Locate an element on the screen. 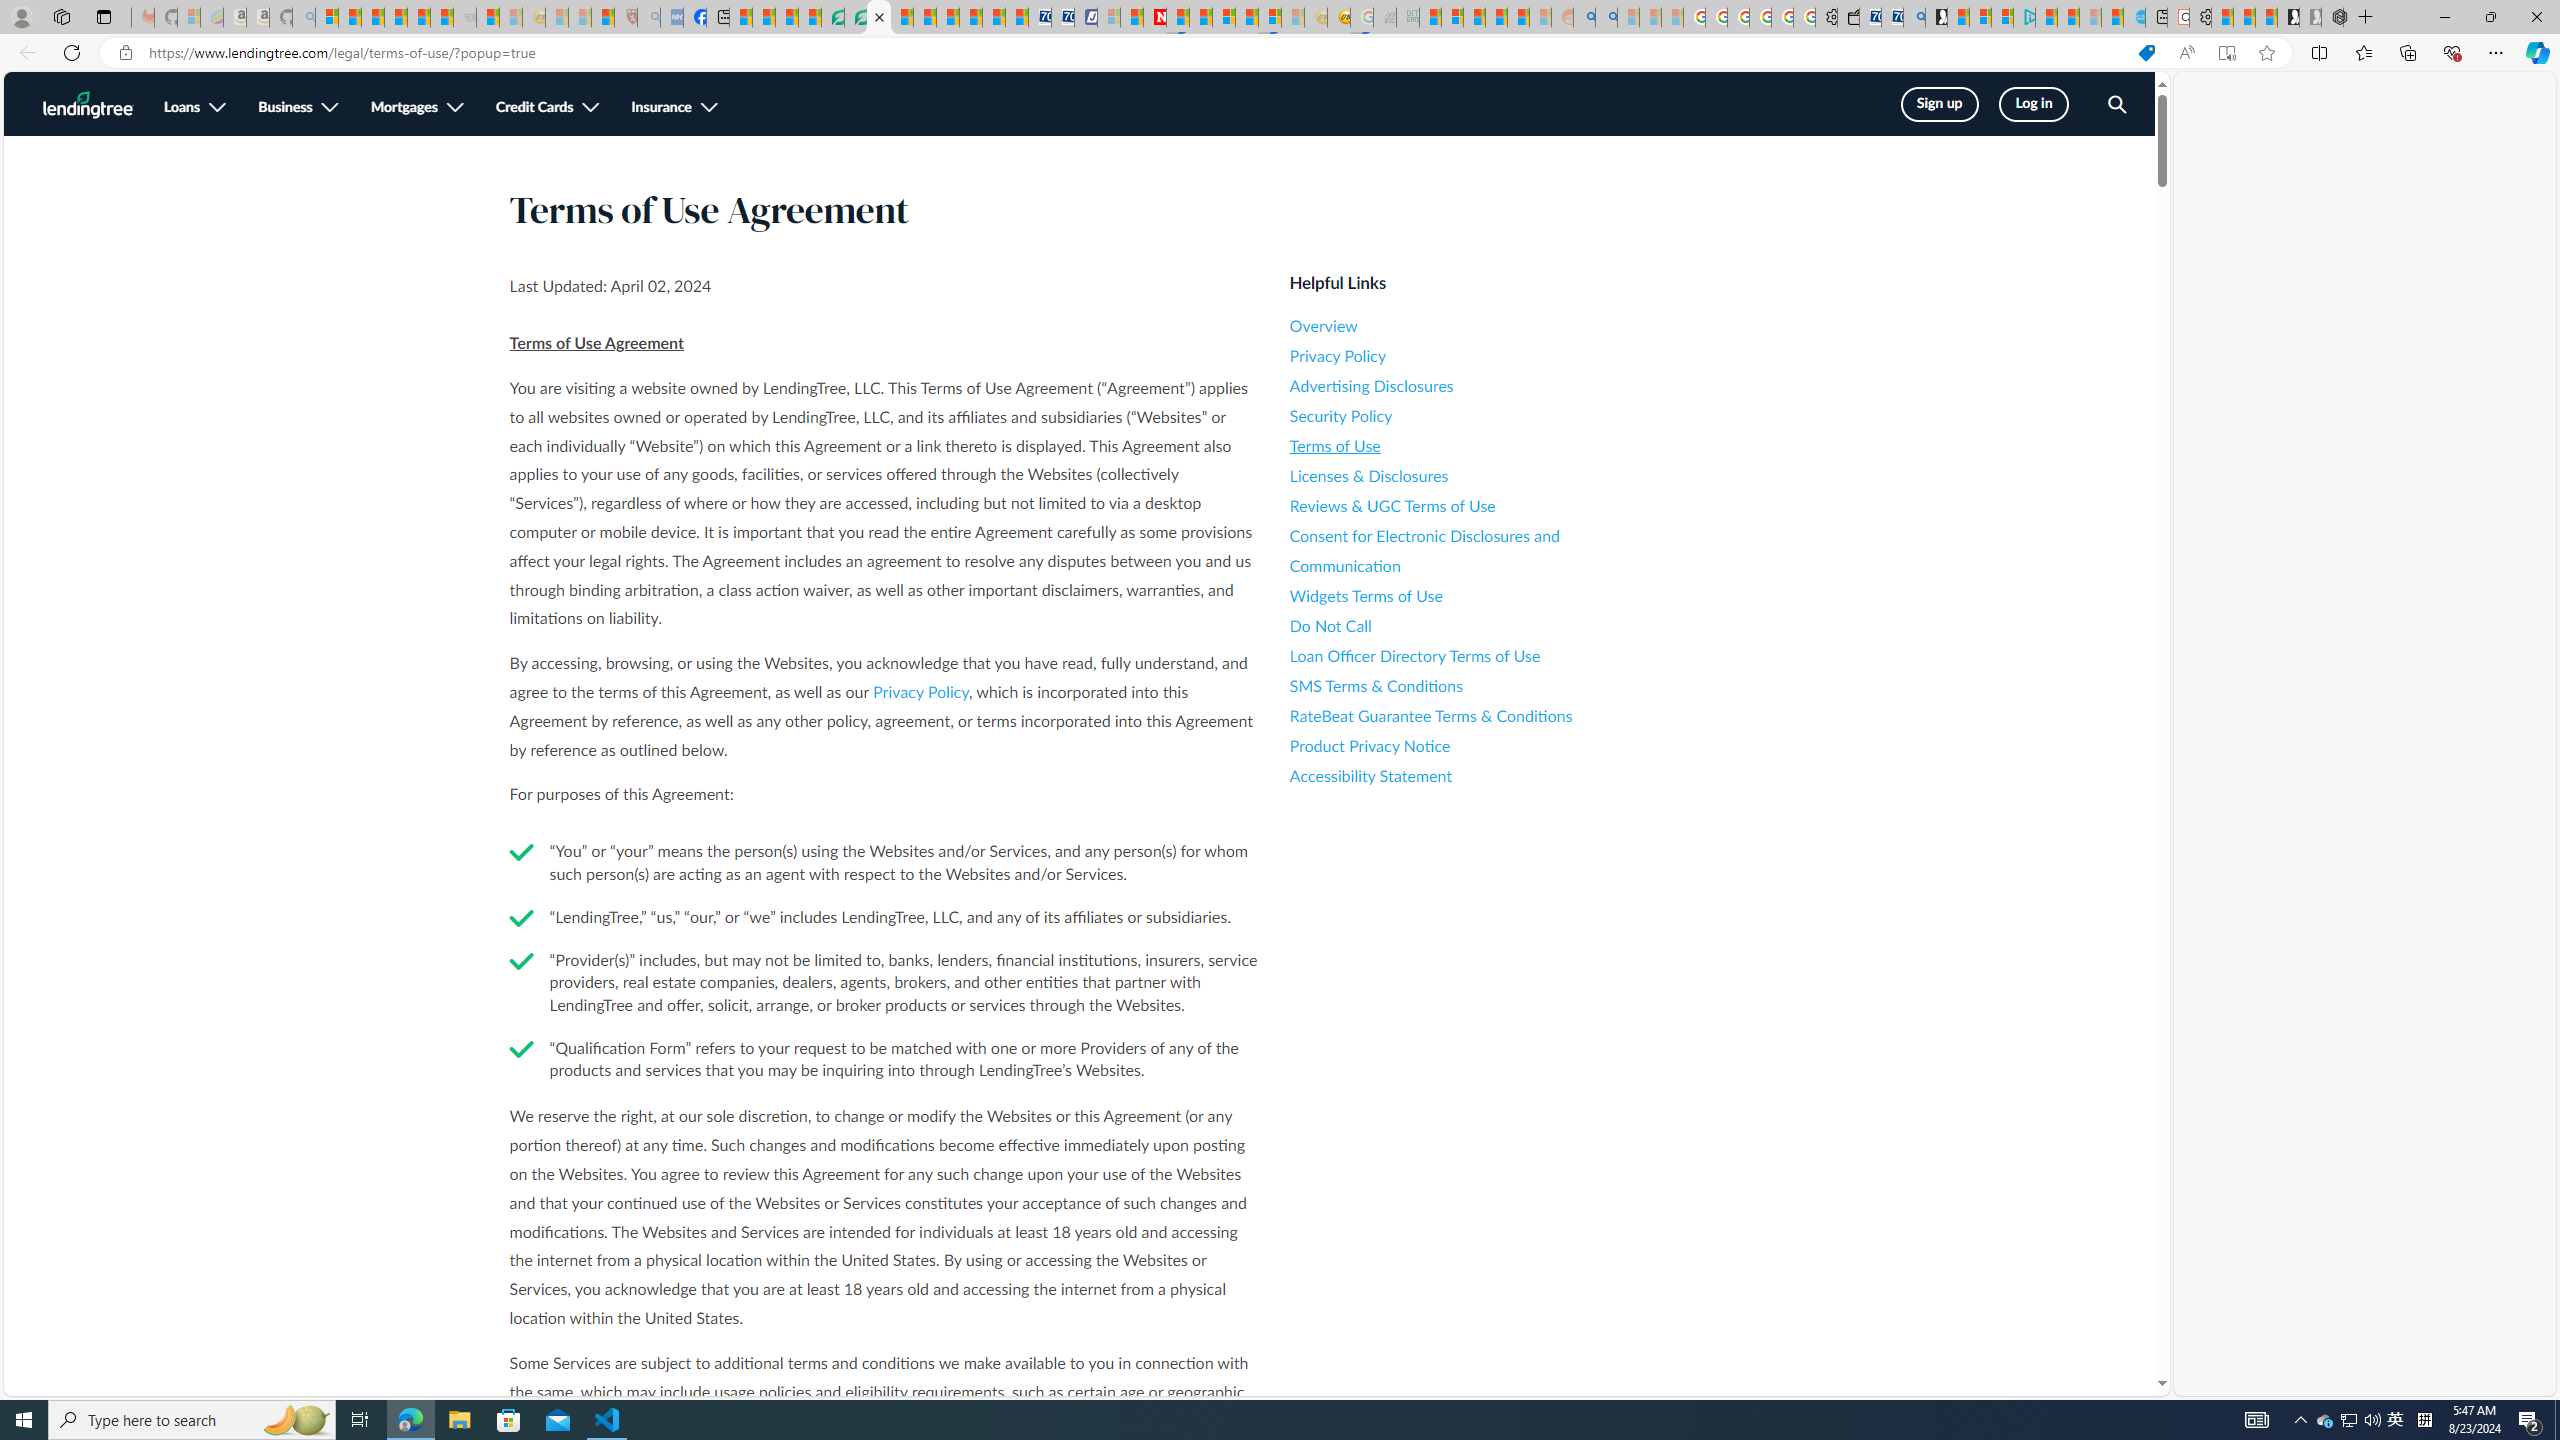  'Do Not Call' is located at coordinates (1469, 625).